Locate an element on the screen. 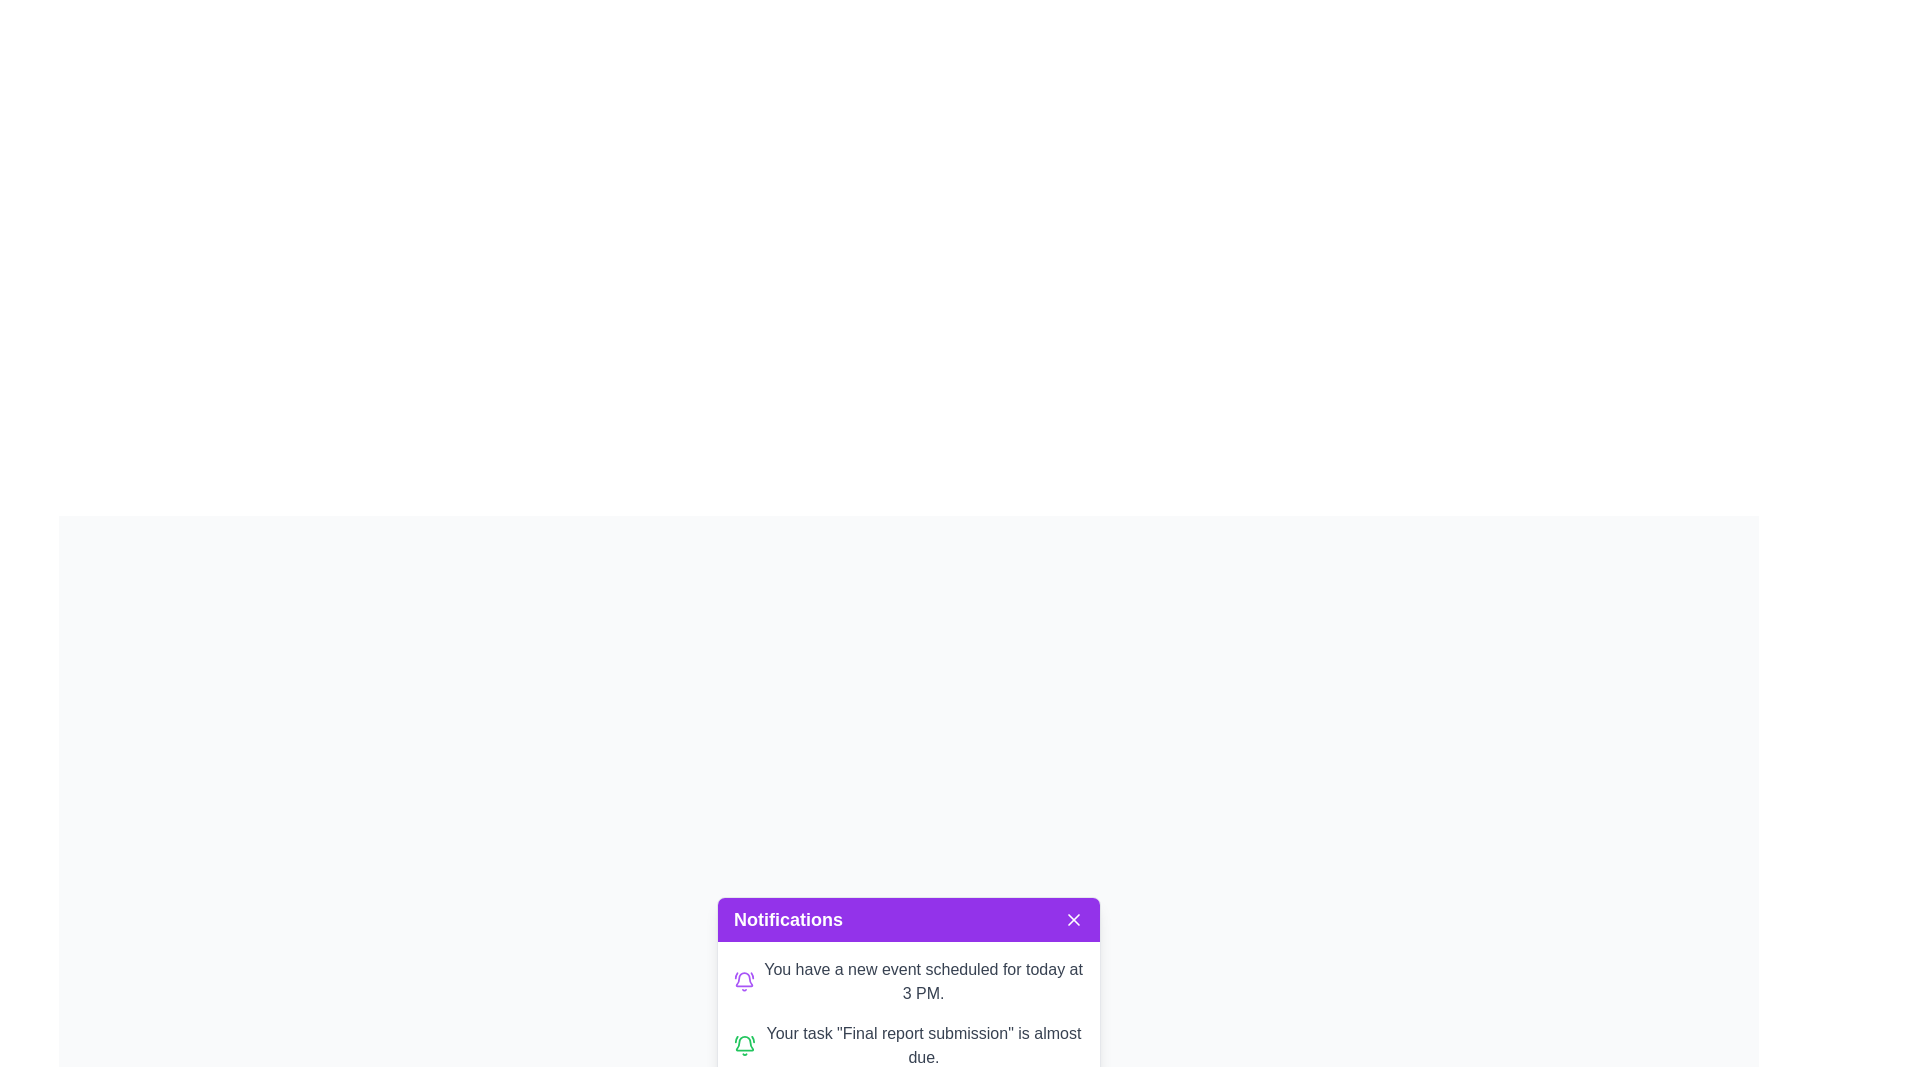 This screenshot has width=1920, height=1080. the green bell icon, which is a 'bell ring' variant, located at the start of the second notification row for the message 'Your task "Final report submission" is almost due.' is located at coordinates (743, 1044).